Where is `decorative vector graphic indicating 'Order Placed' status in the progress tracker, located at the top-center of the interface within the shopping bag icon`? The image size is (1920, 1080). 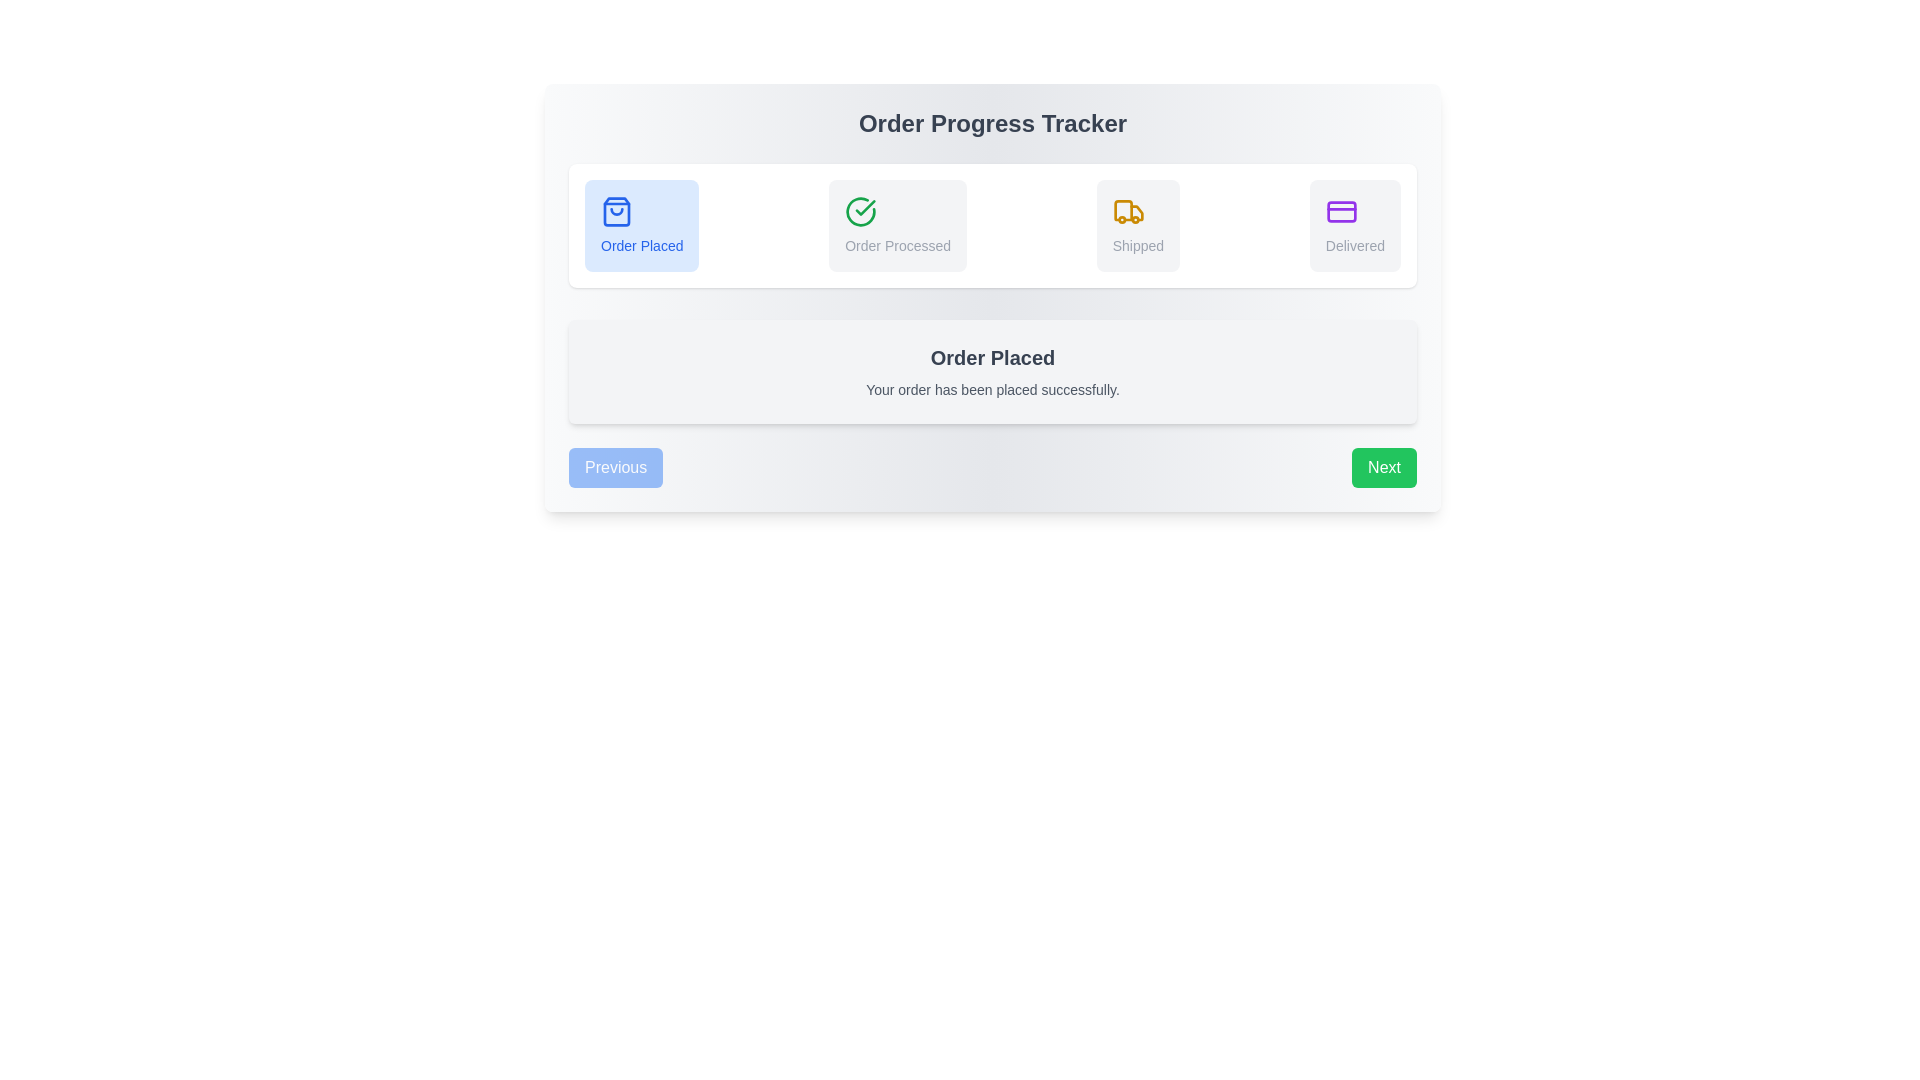 decorative vector graphic indicating 'Order Placed' status in the progress tracker, located at the top-center of the interface within the shopping bag icon is located at coordinates (616, 212).